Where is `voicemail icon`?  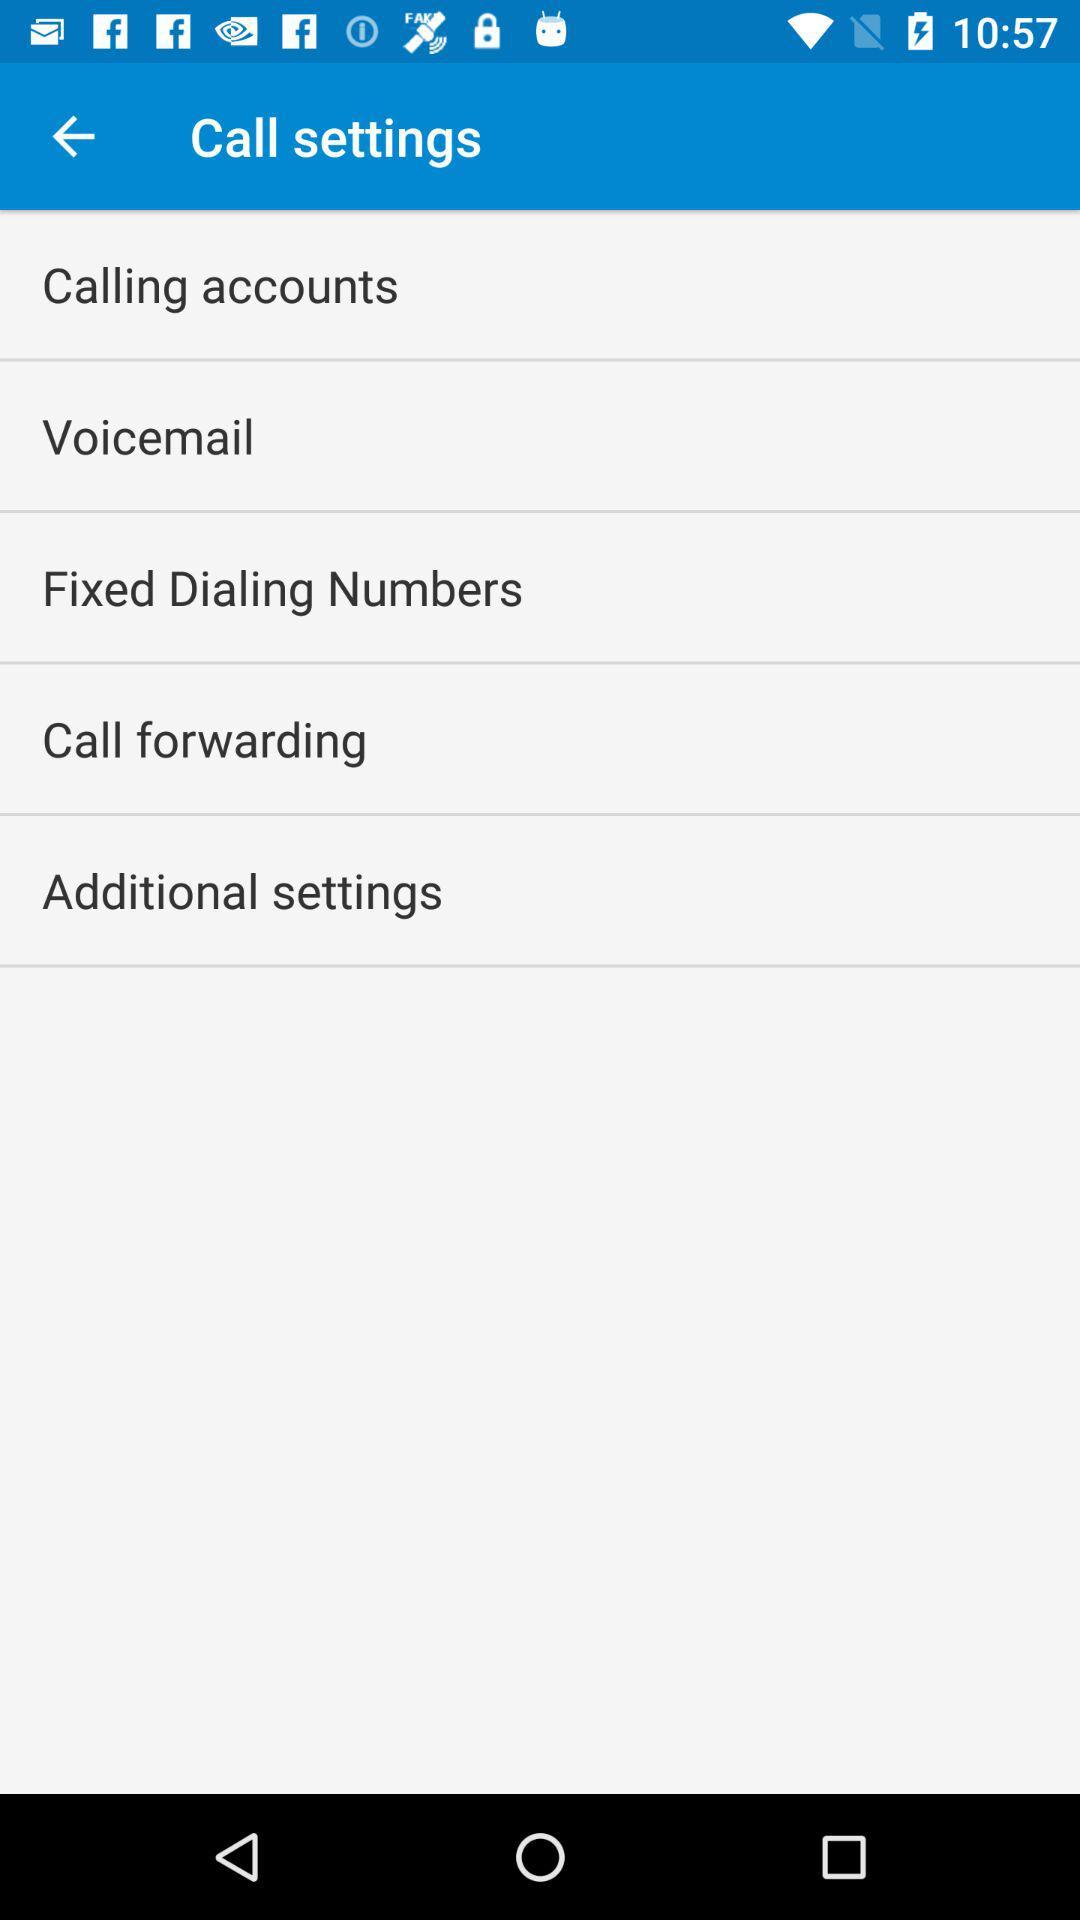 voicemail icon is located at coordinates (147, 434).